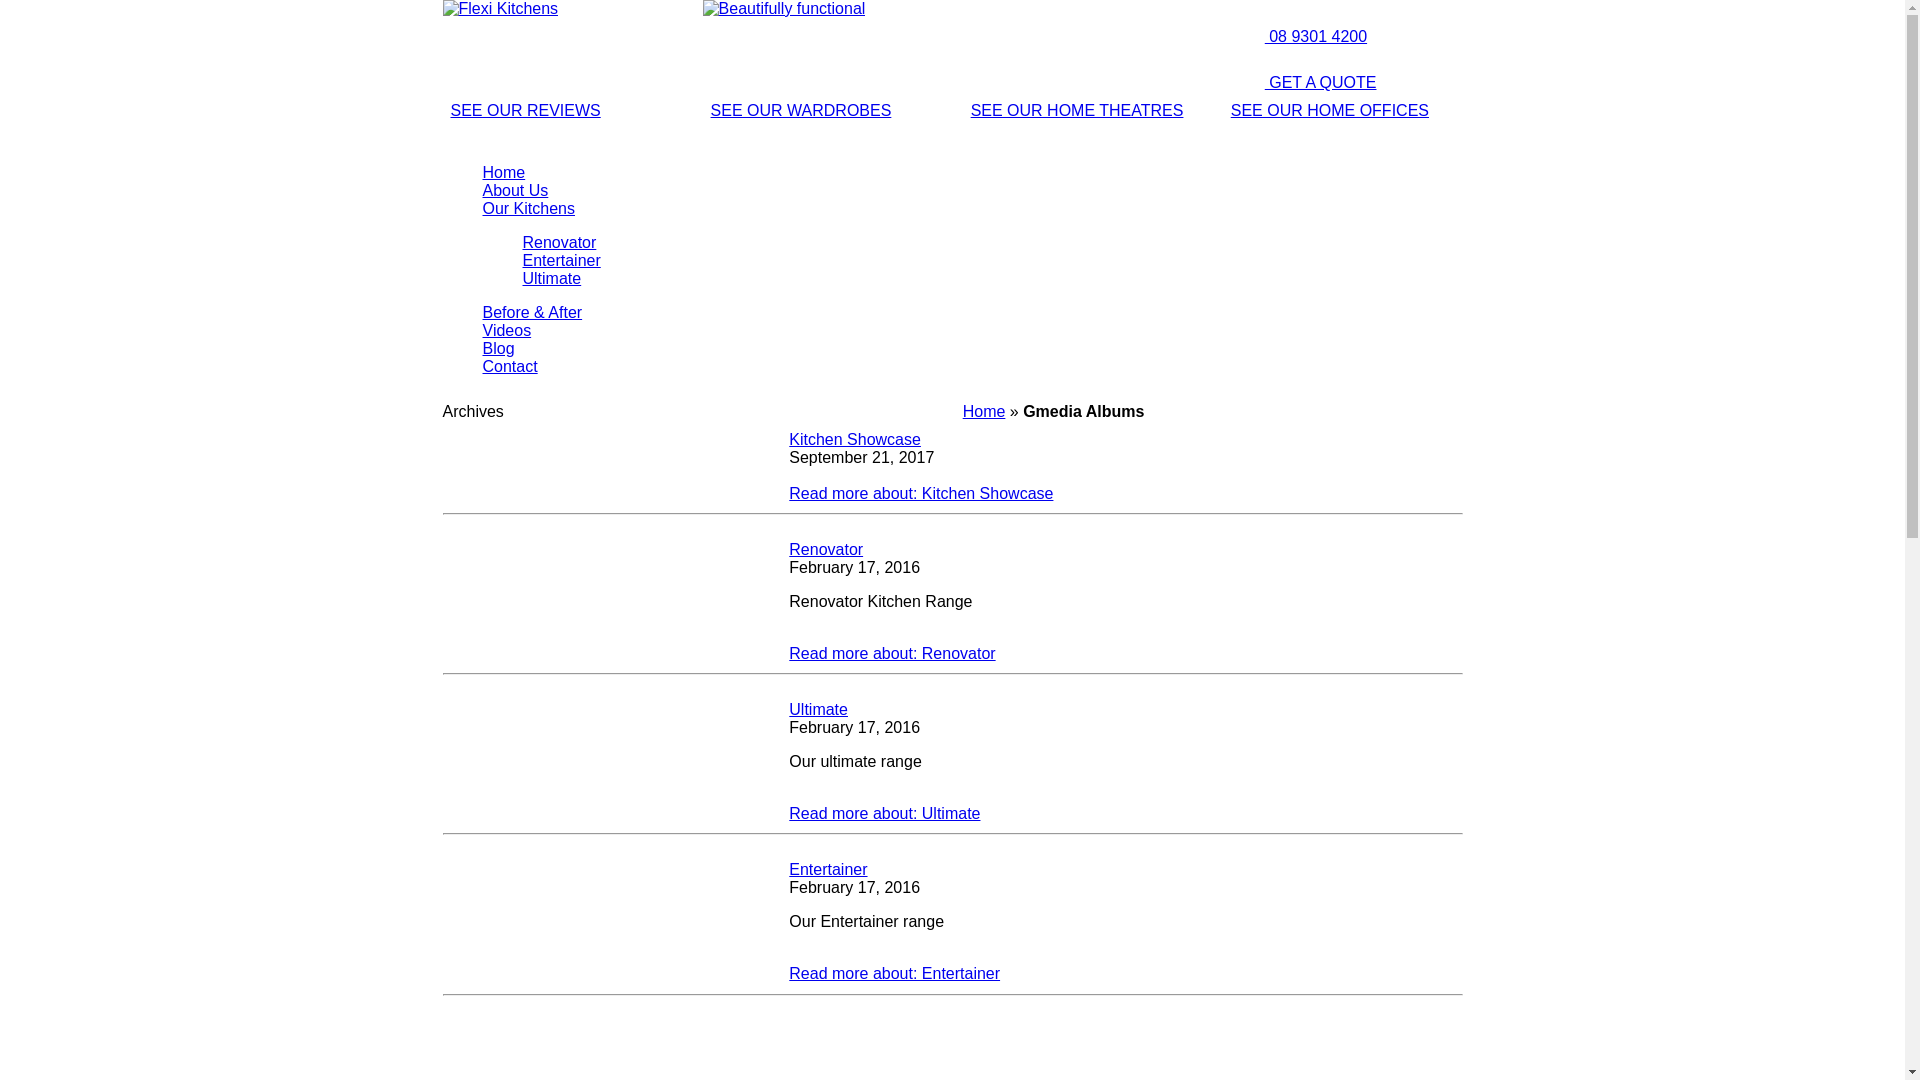 Image resolution: width=1920 pixels, height=1080 pixels. I want to click on 'Contact', so click(509, 366).